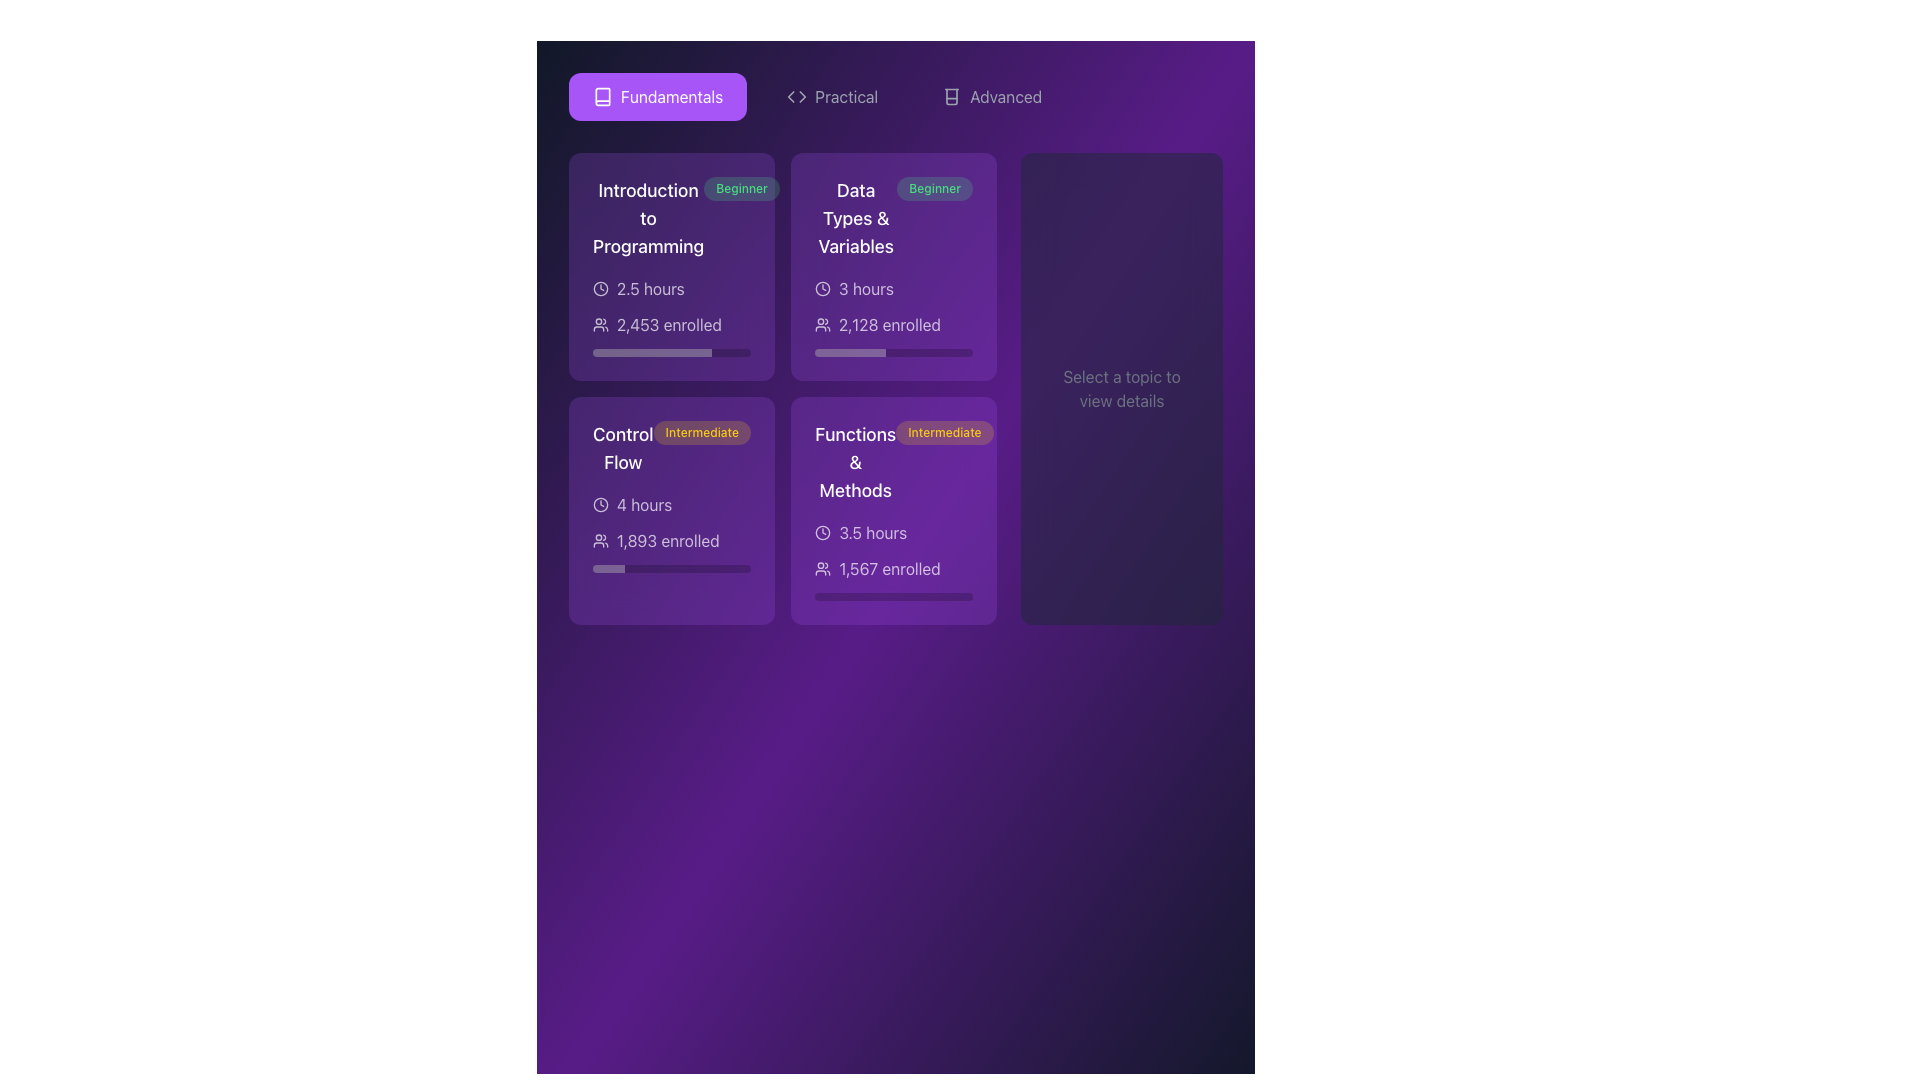  I want to click on the interactive card with a purple background titled 'Data Types & Variables' located in the top-right quadrant, so click(892, 265).